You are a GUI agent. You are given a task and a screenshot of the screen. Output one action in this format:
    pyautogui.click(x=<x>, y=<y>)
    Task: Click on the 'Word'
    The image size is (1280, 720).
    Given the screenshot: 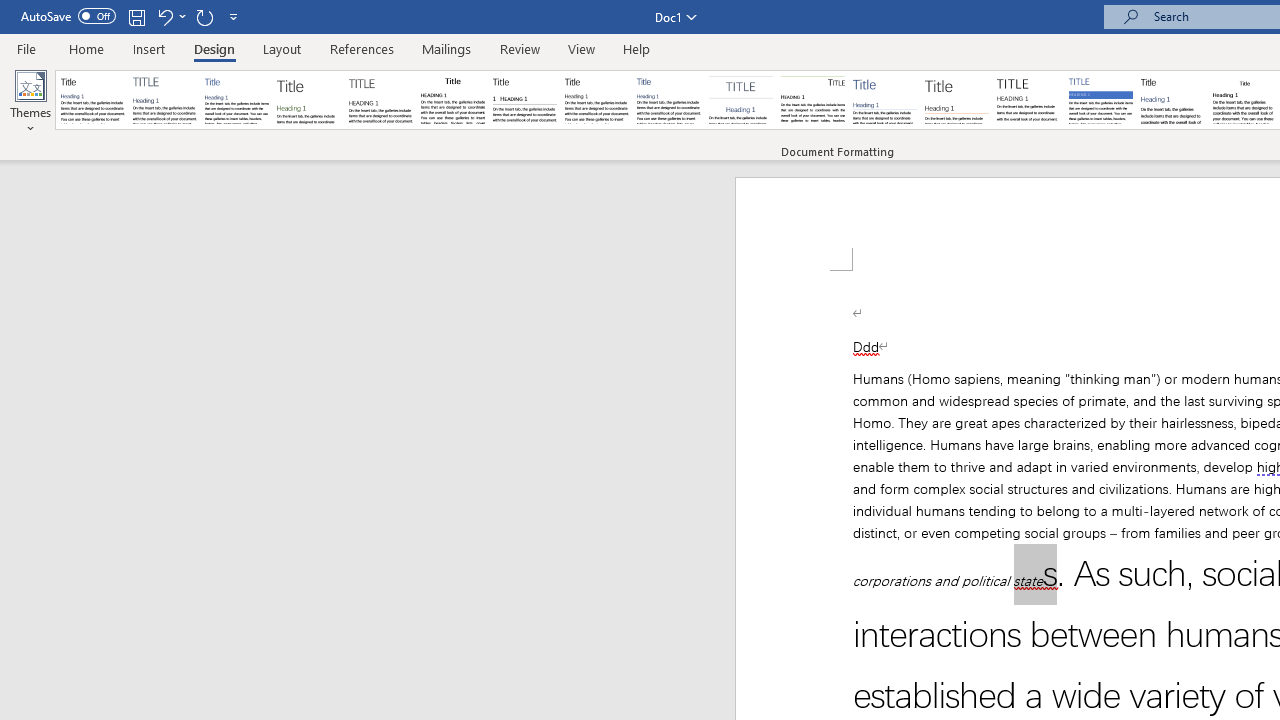 What is the action you would take?
    pyautogui.click(x=1173, y=100)
    